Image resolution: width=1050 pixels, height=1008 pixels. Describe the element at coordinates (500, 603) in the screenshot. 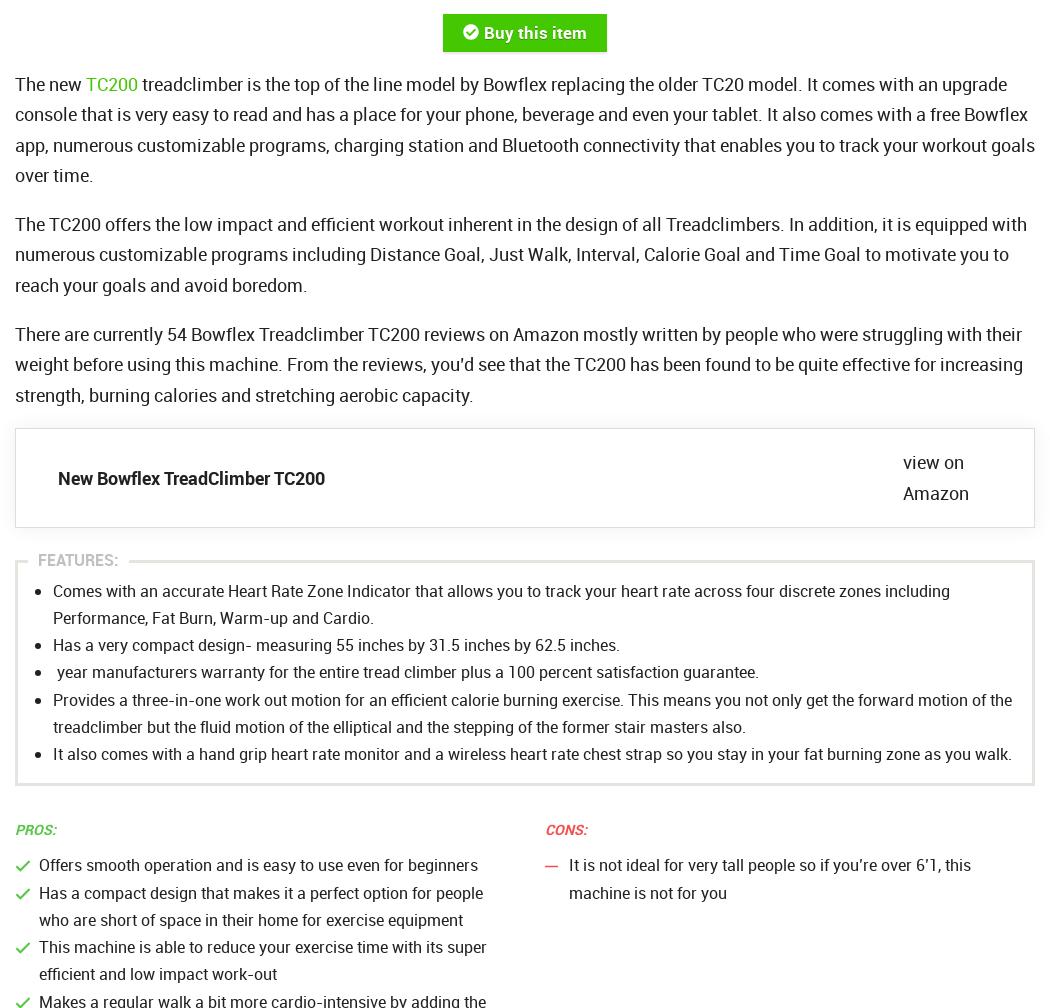

I see `'Comes with an accurate Heart Rate Zone Indicator that allows you to track your heart rate across four discrete zones including Performance, Fat Burn, Warm-up and Cardio.'` at that location.